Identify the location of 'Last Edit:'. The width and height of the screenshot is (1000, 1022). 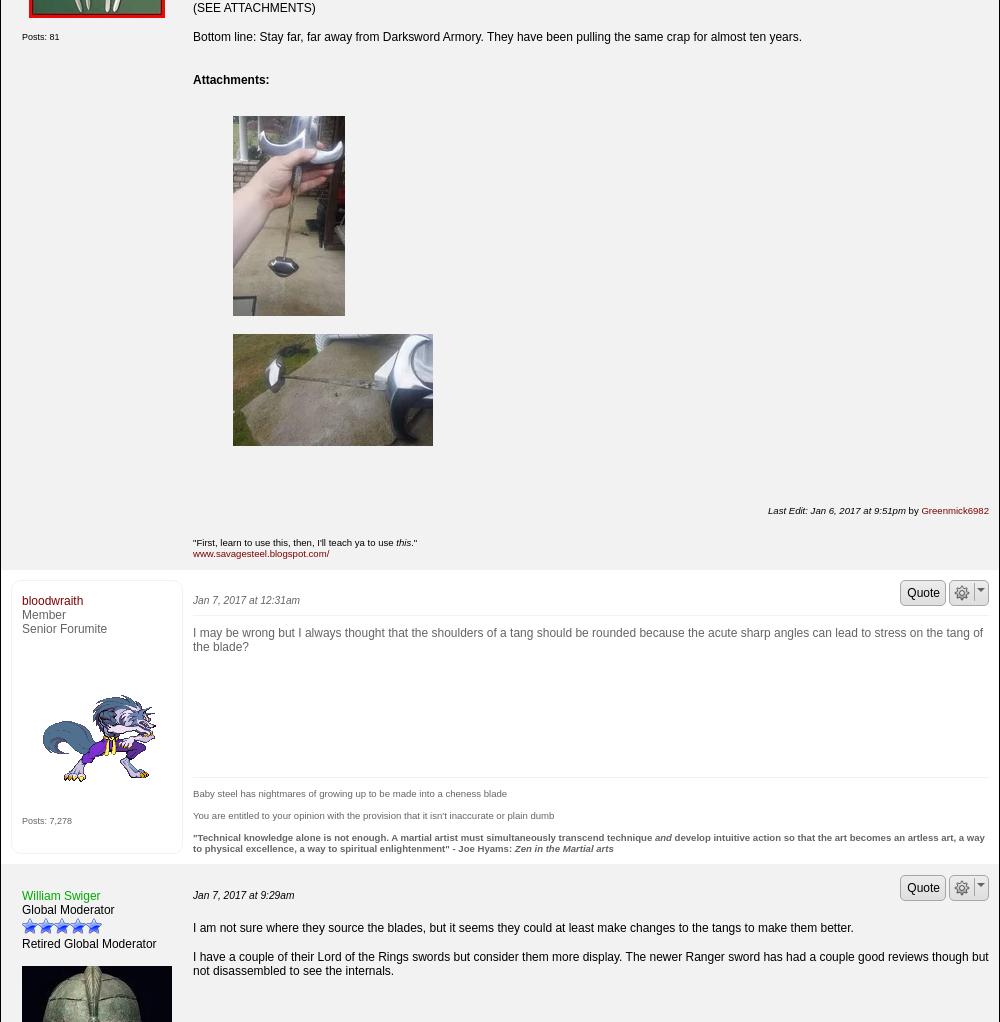
(767, 509).